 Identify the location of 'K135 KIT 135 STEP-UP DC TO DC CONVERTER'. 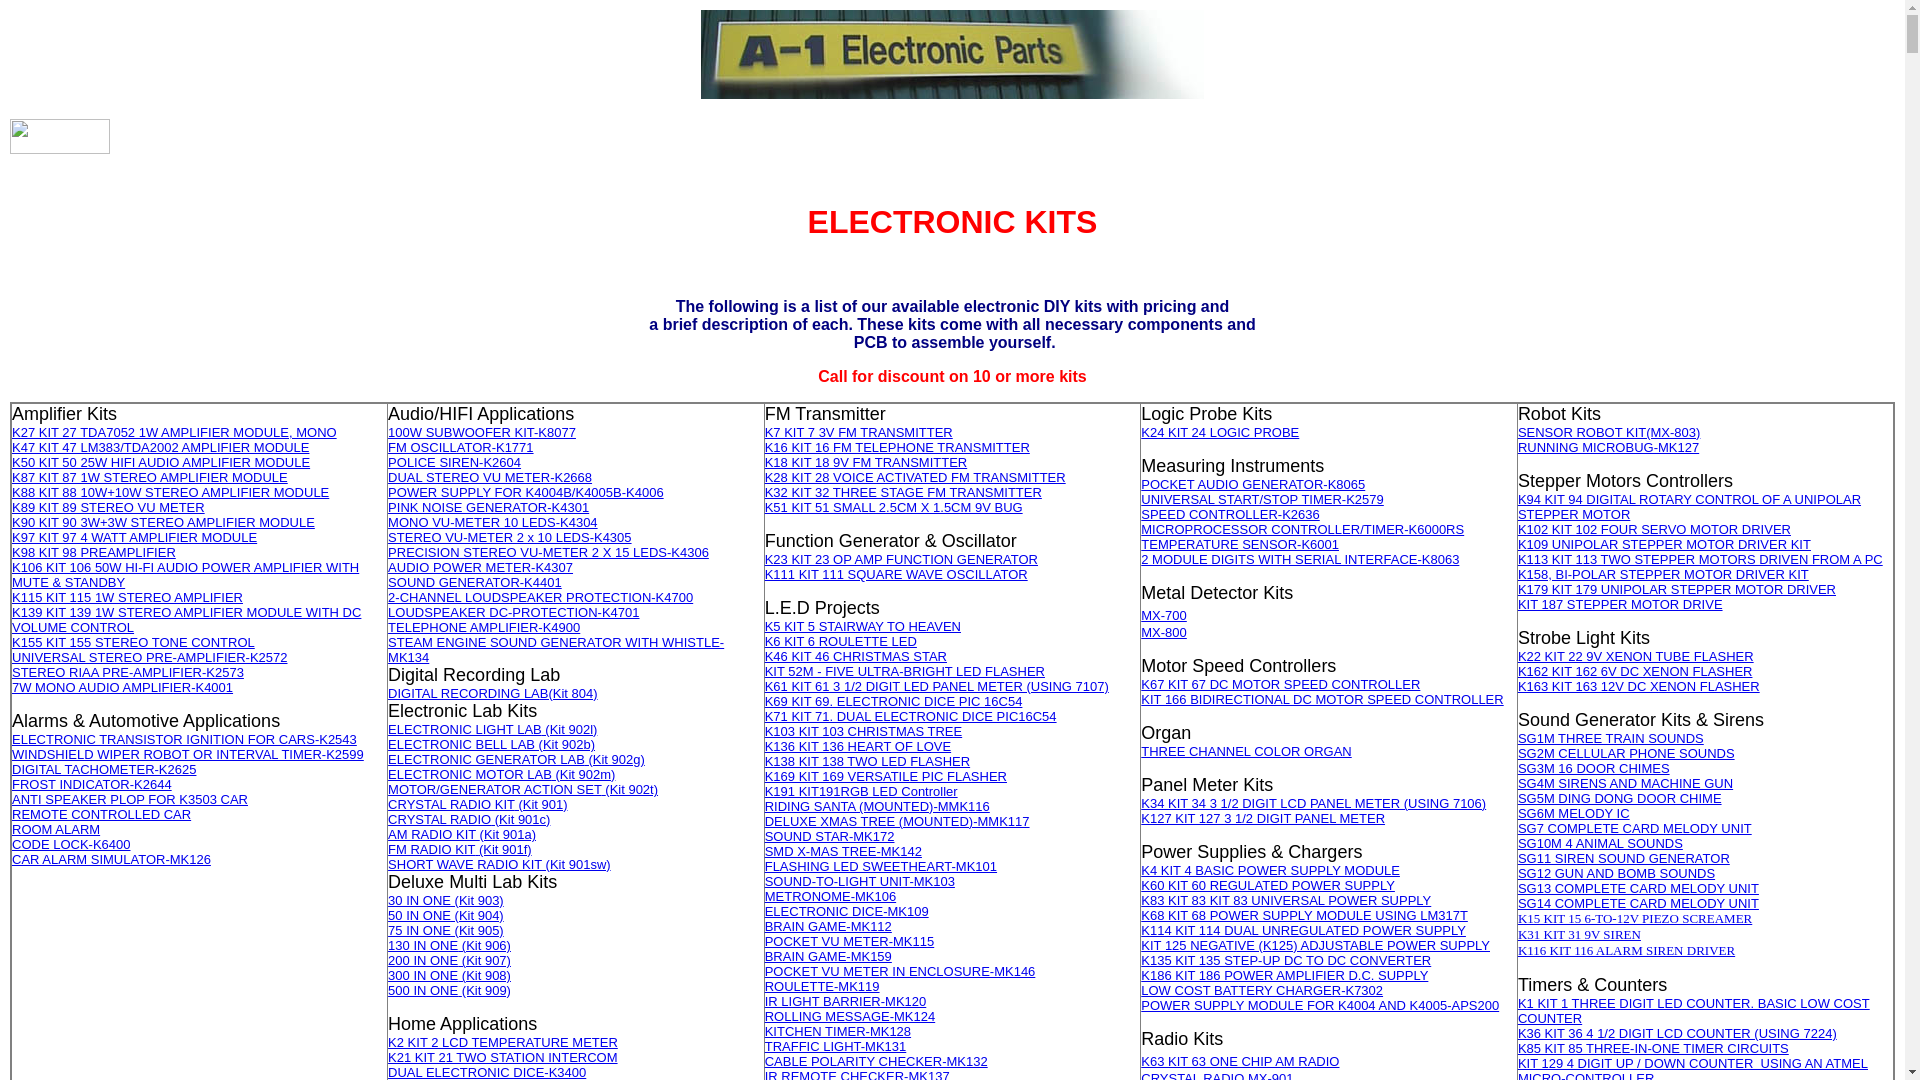
(1286, 959).